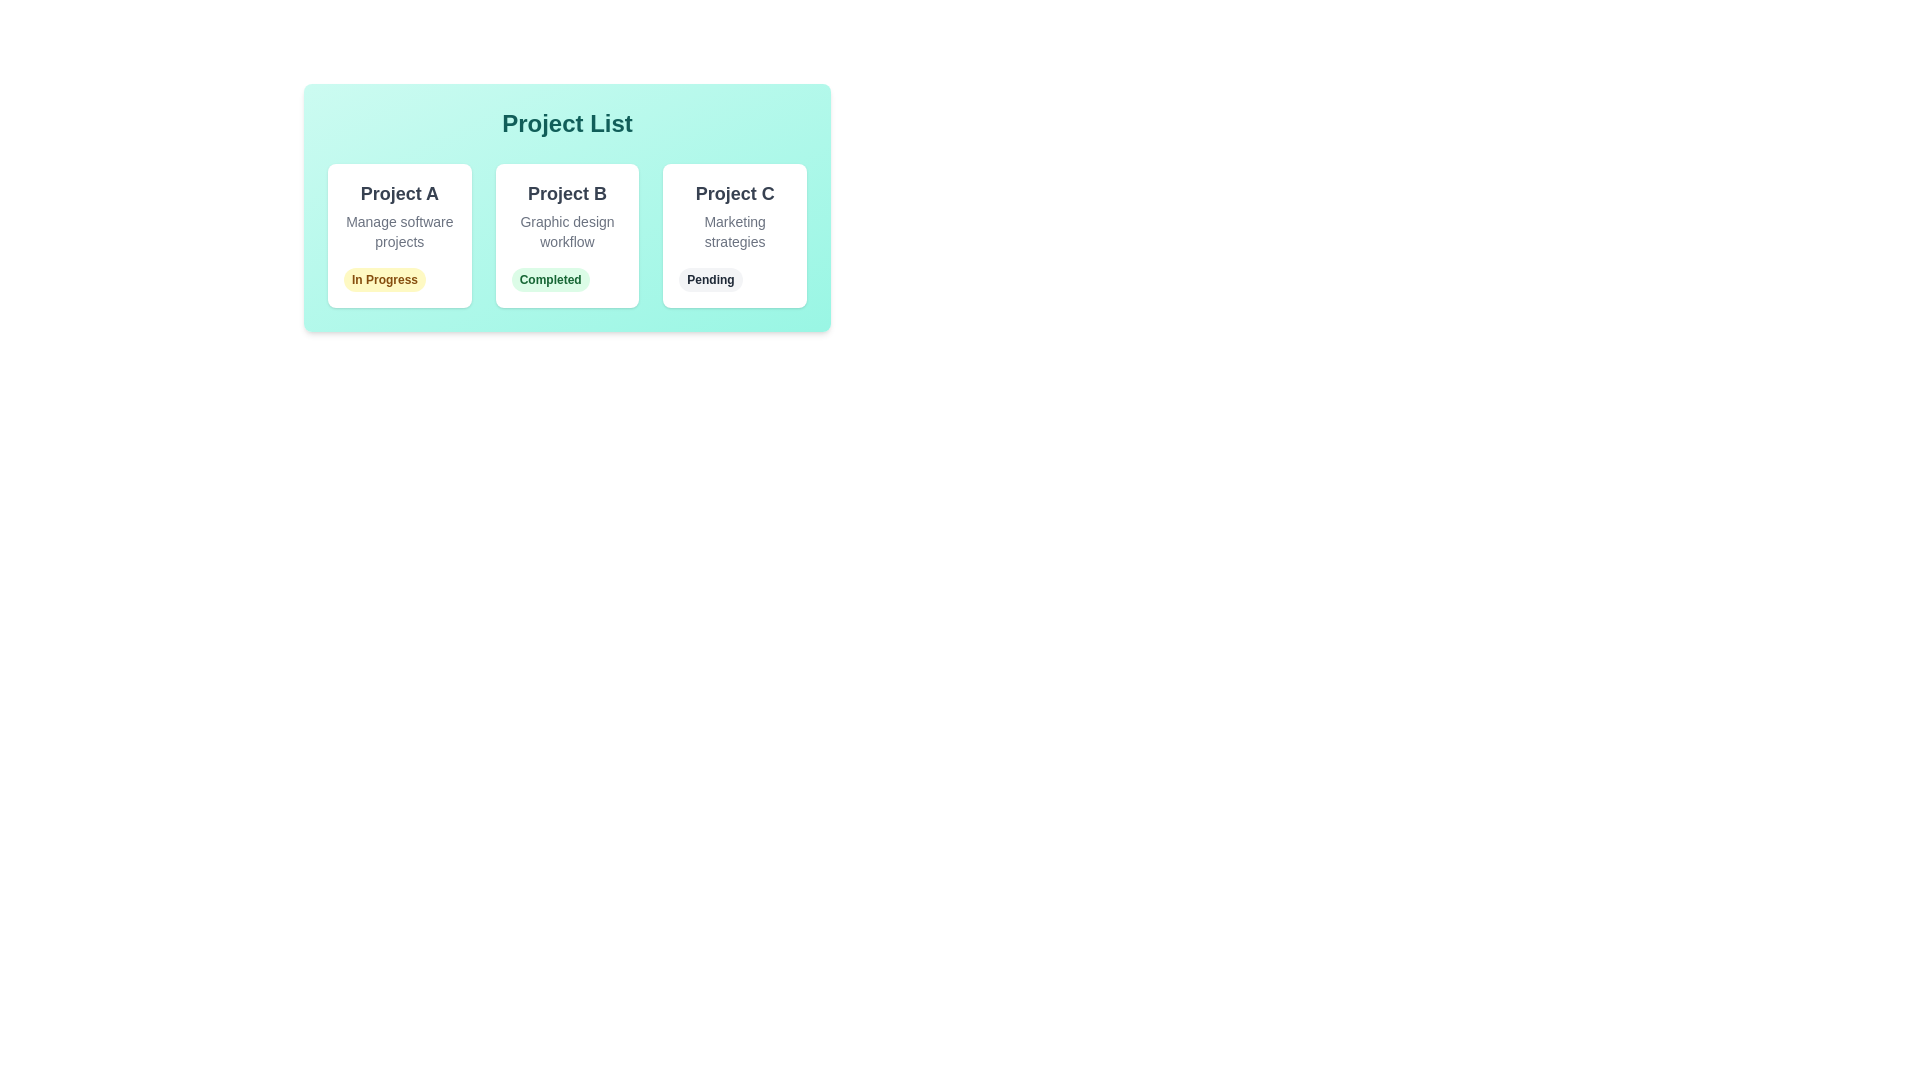 Image resolution: width=1920 pixels, height=1080 pixels. Describe the element at coordinates (550, 280) in the screenshot. I see `the status label of Project B` at that location.